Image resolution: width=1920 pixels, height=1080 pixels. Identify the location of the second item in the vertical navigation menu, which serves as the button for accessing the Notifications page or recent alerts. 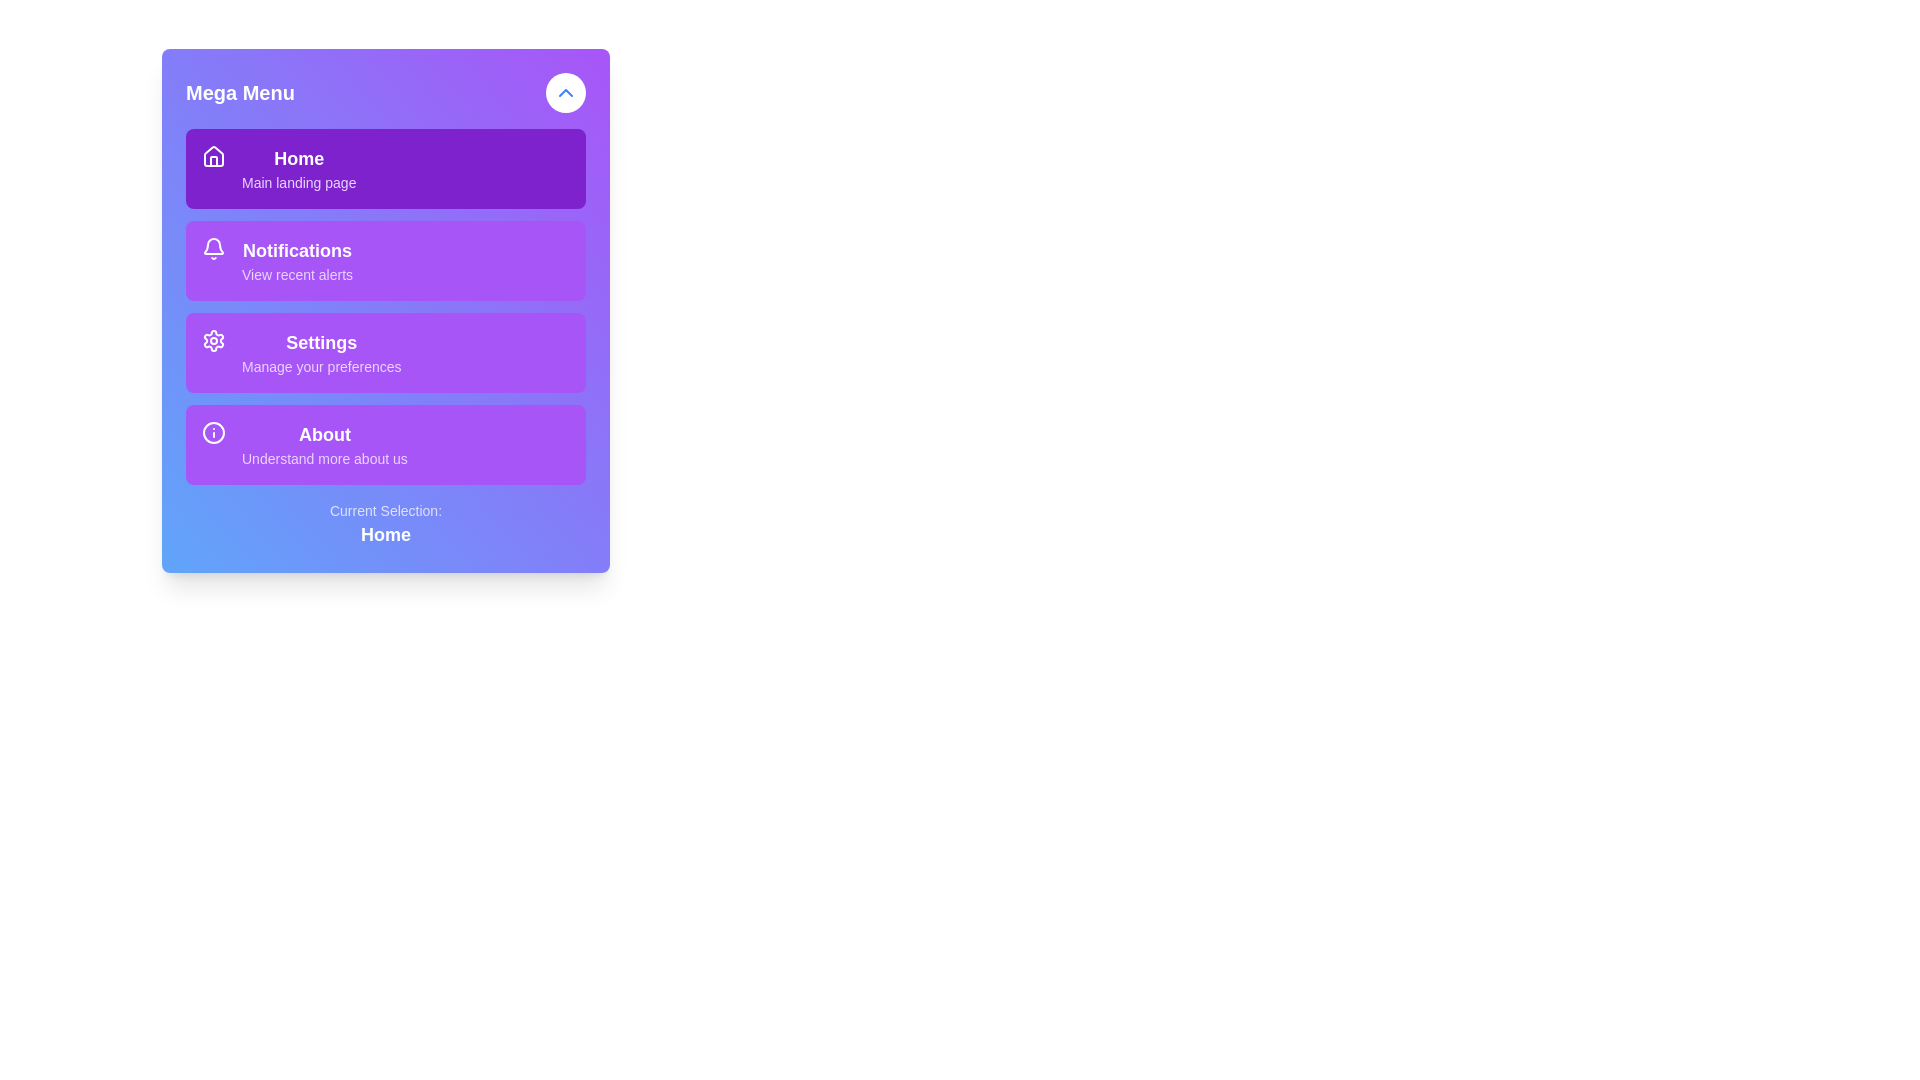
(385, 260).